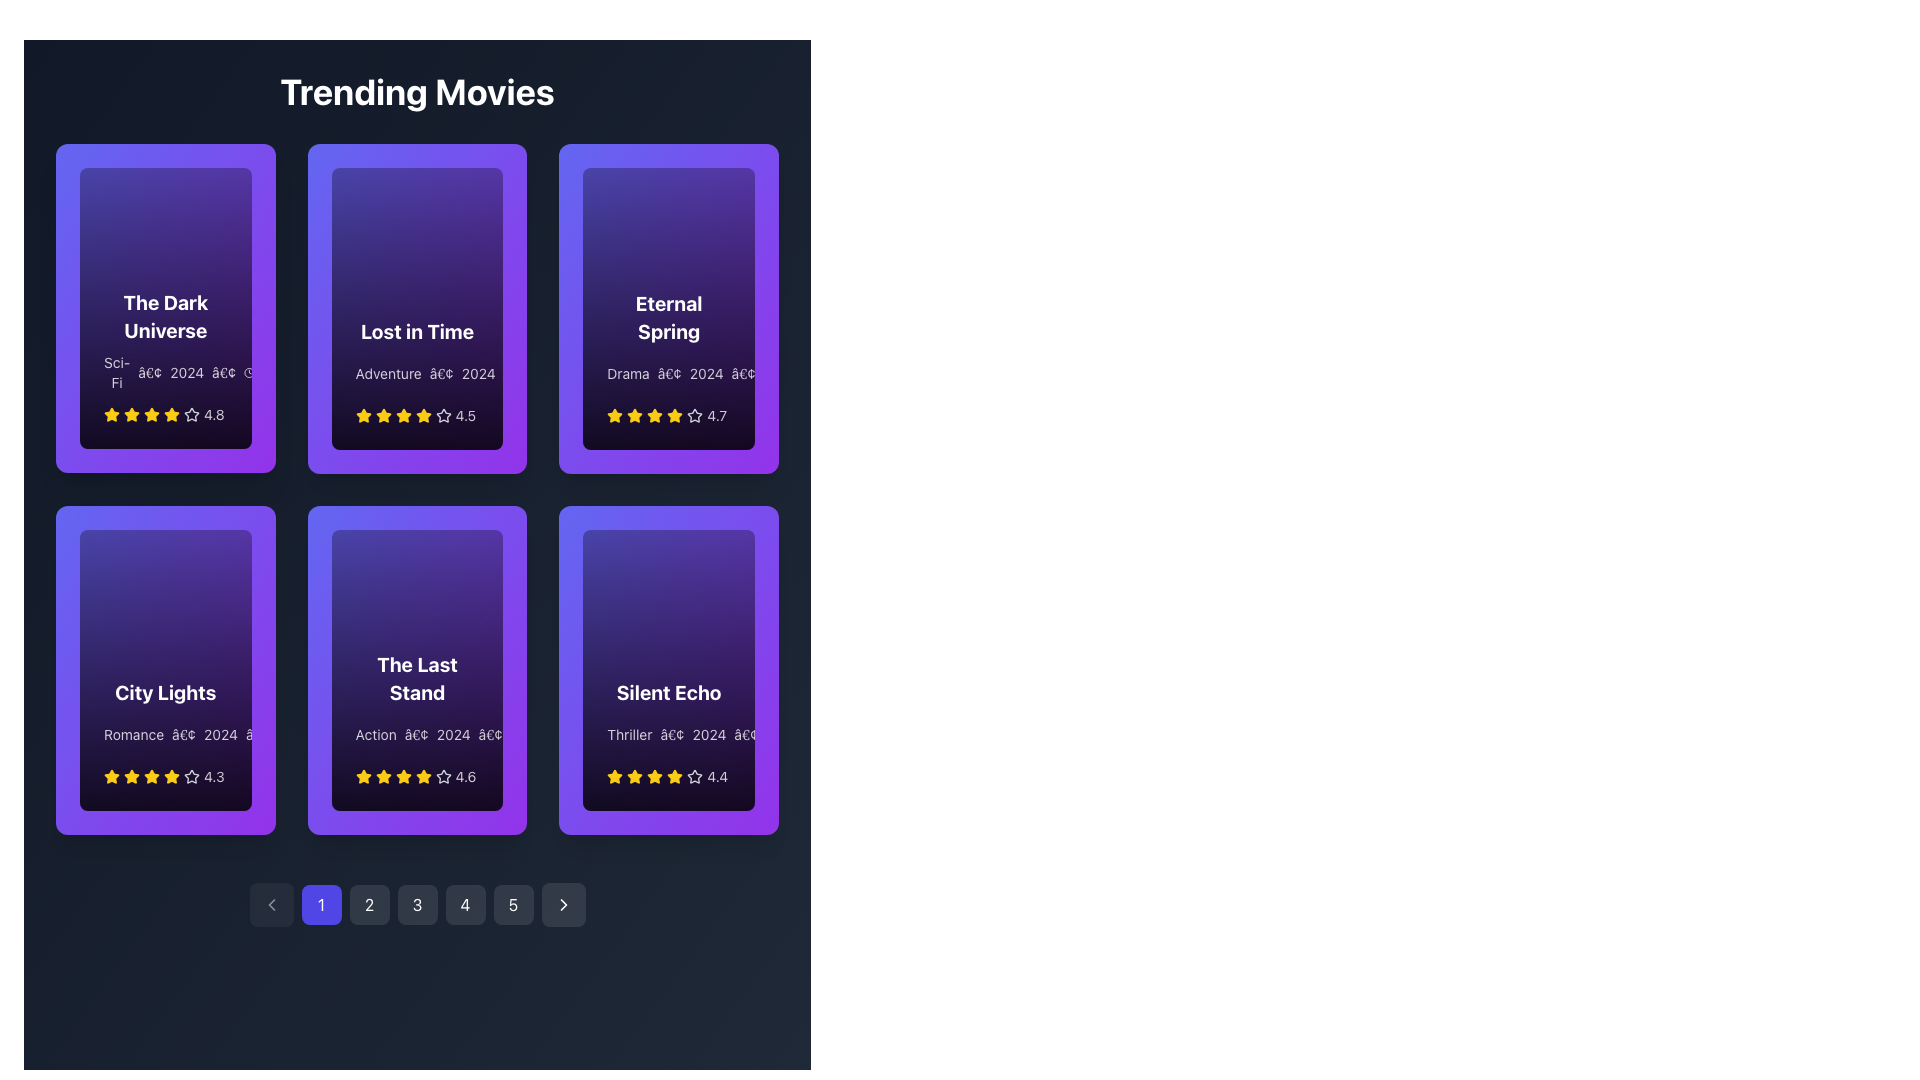 This screenshot has height=1080, width=1920. Describe the element at coordinates (422, 414) in the screenshot. I see `the fifth yellow star icon with a hollow center in the rating display for the movie 'Lost in Time' within the 'Trending Movies' grid` at that location.